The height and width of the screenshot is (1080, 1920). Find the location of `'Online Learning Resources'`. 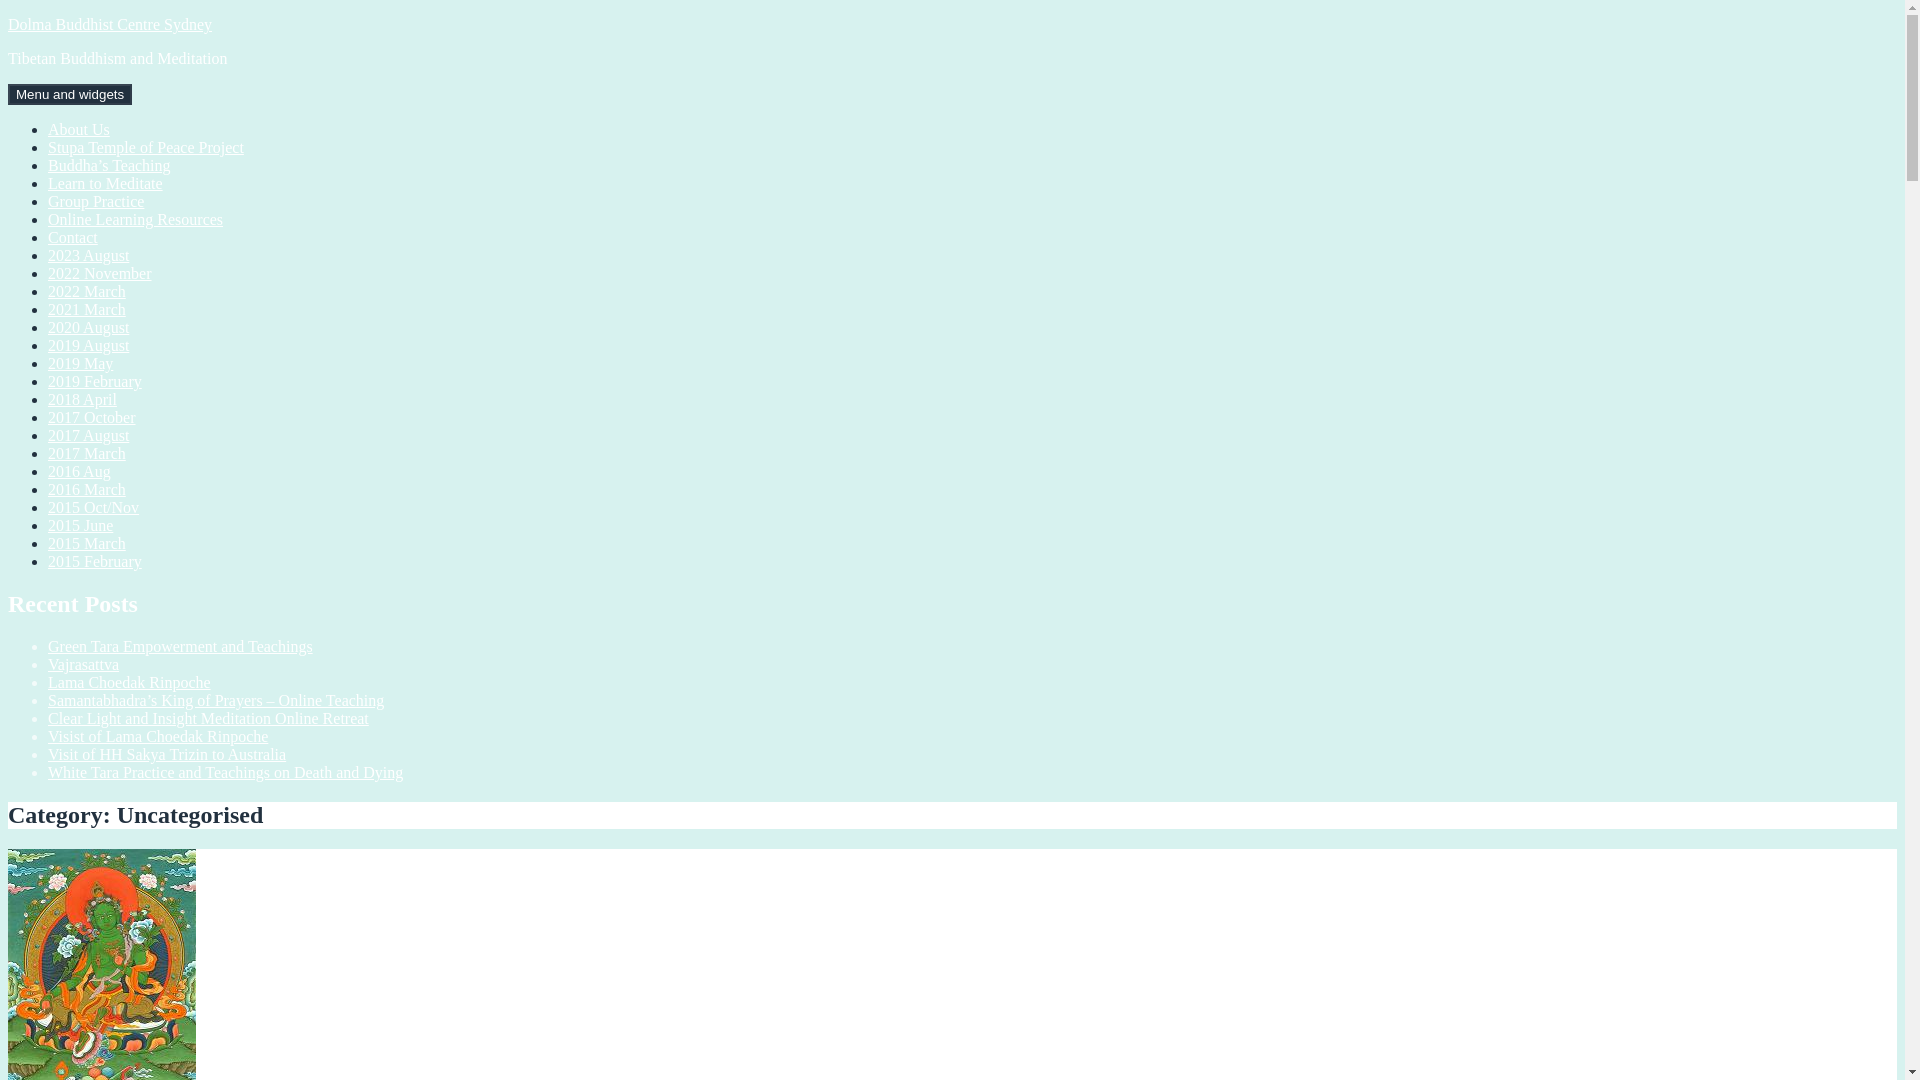

'Online Learning Resources' is located at coordinates (134, 219).